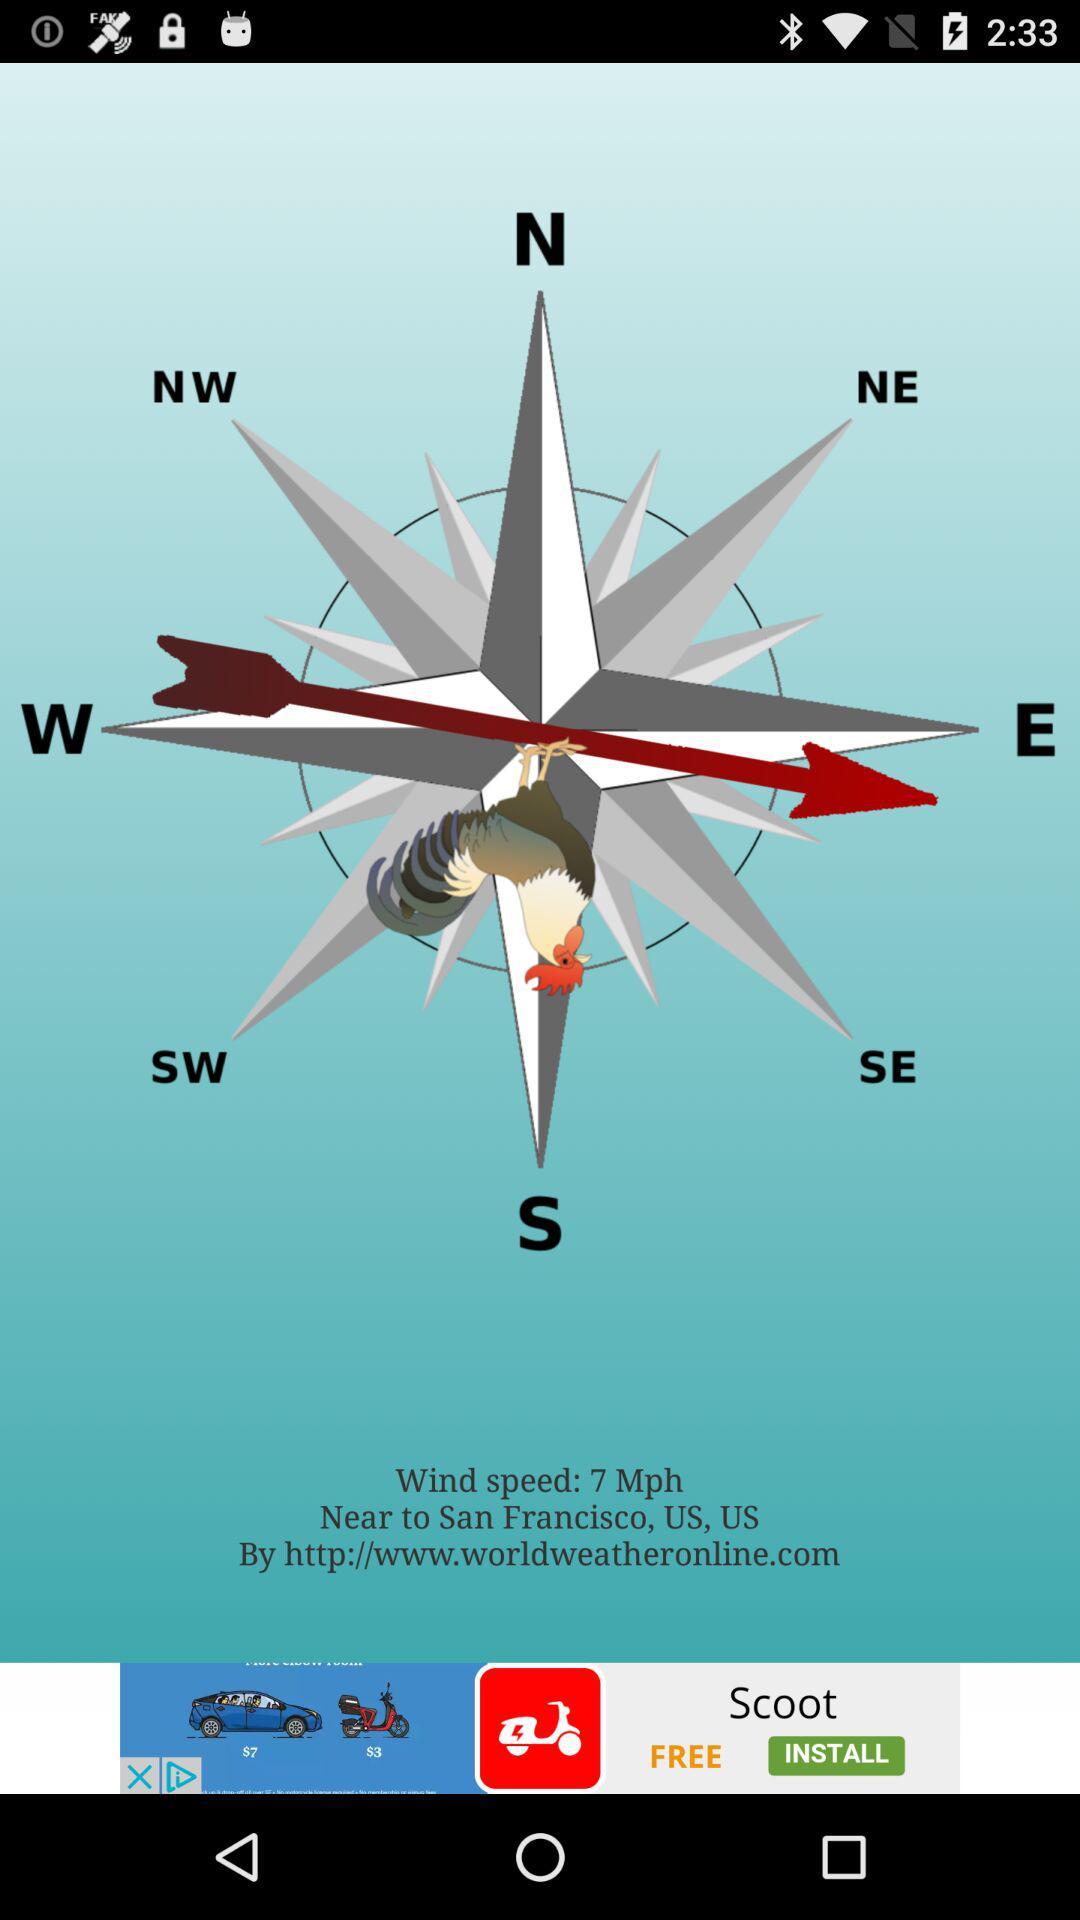 The image size is (1080, 1920). Describe the element at coordinates (540, 1727) in the screenshot. I see `advertisement for scoot` at that location.